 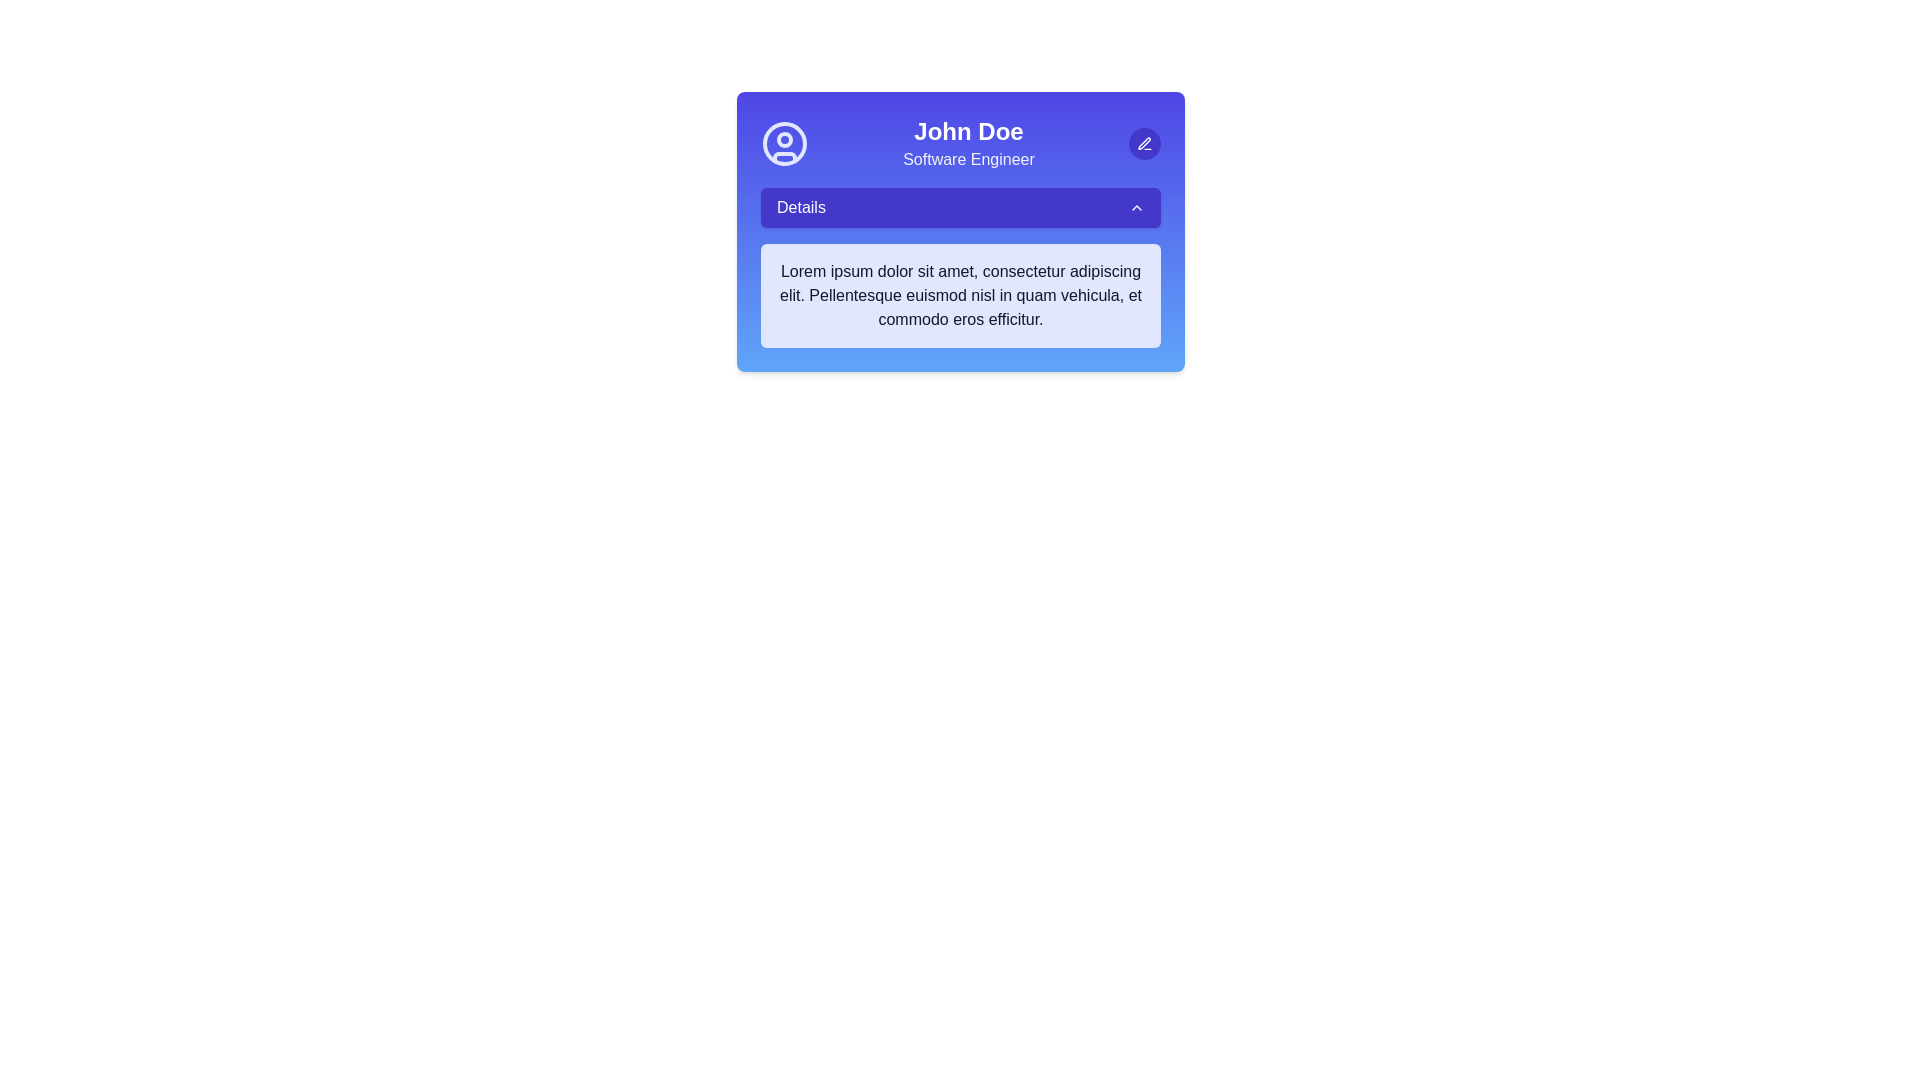 I want to click on the decorative curve at the bottom of the user's profile icon within the SVG graphic, which is located to the left of the 'John Doe' text, so click(x=784, y=156).